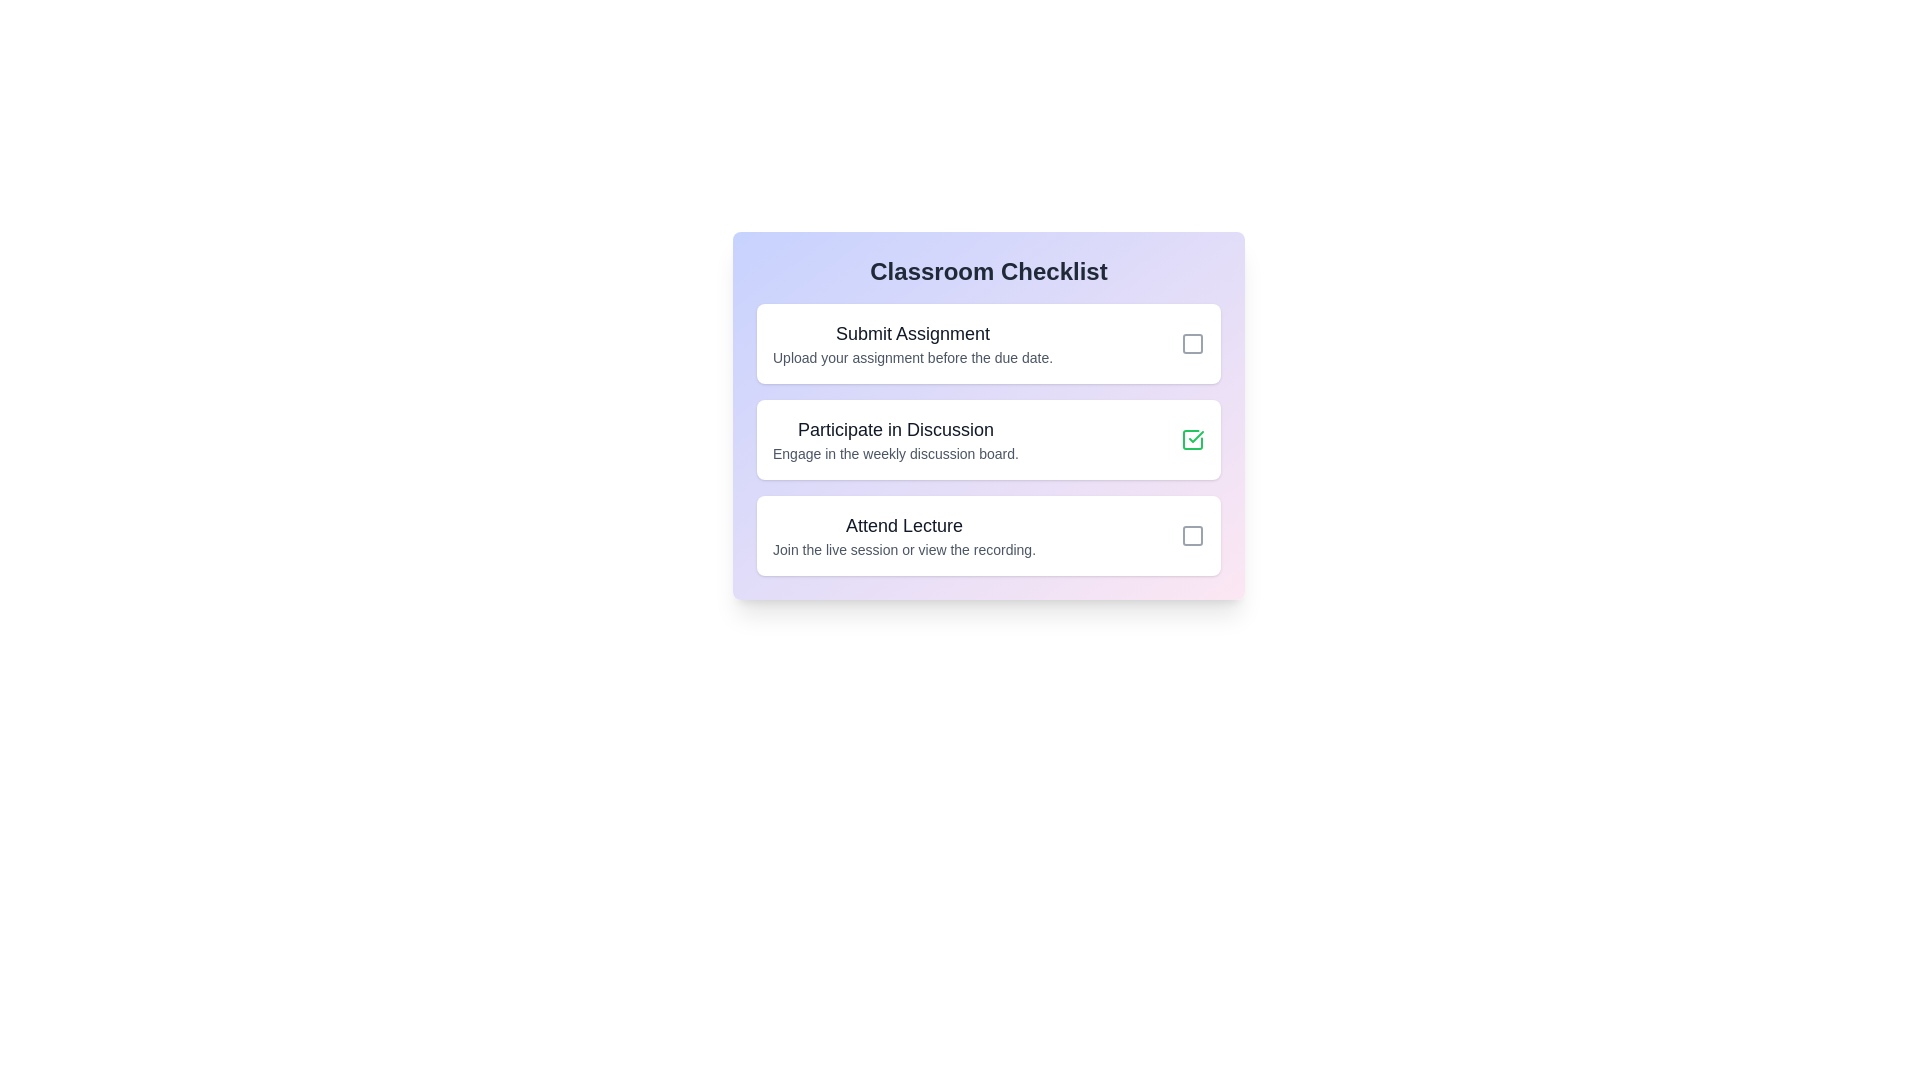 The width and height of the screenshot is (1920, 1080). Describe the element at coordinates (1193, 342) in the screenshot. I see `the small, outlined square checkbox icon located to the far right of the 'Submit Assignment' section` at that location.